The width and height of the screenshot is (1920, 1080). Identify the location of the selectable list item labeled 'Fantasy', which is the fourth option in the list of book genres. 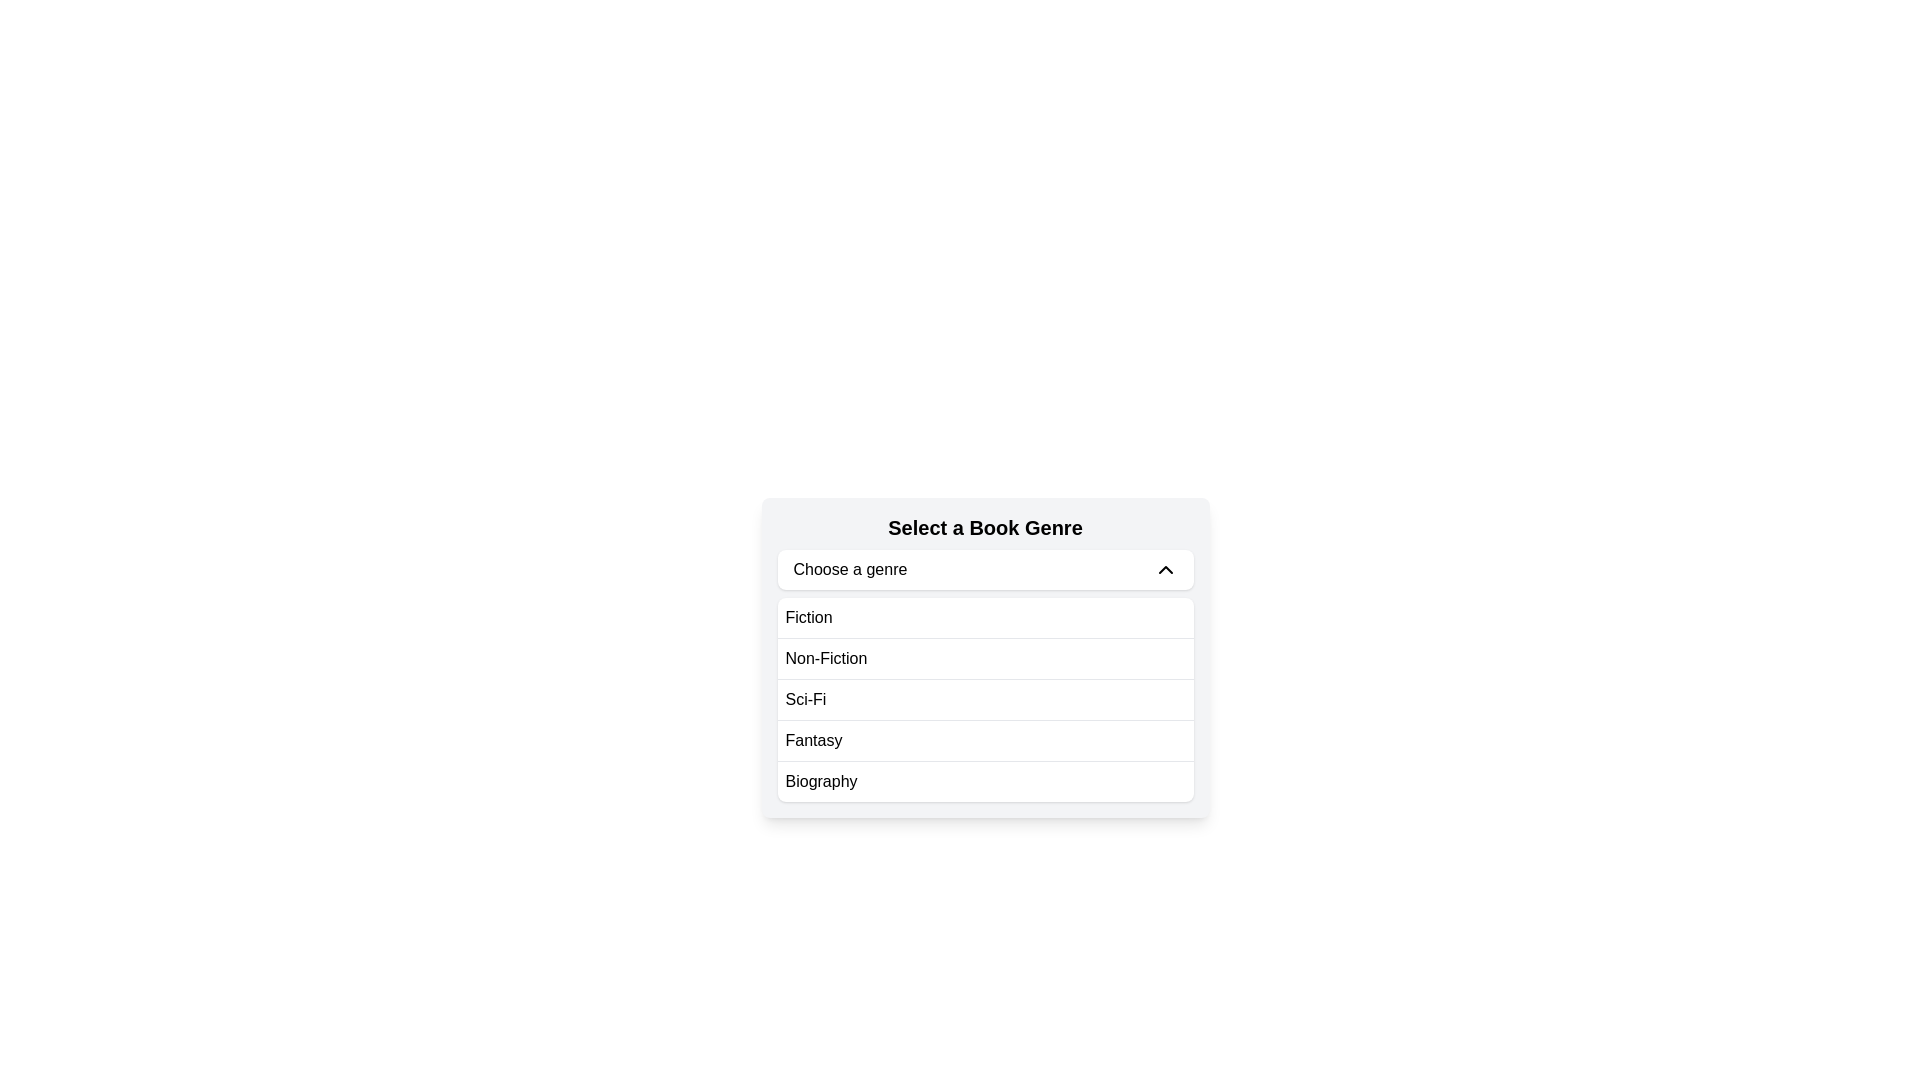
(985, 740).